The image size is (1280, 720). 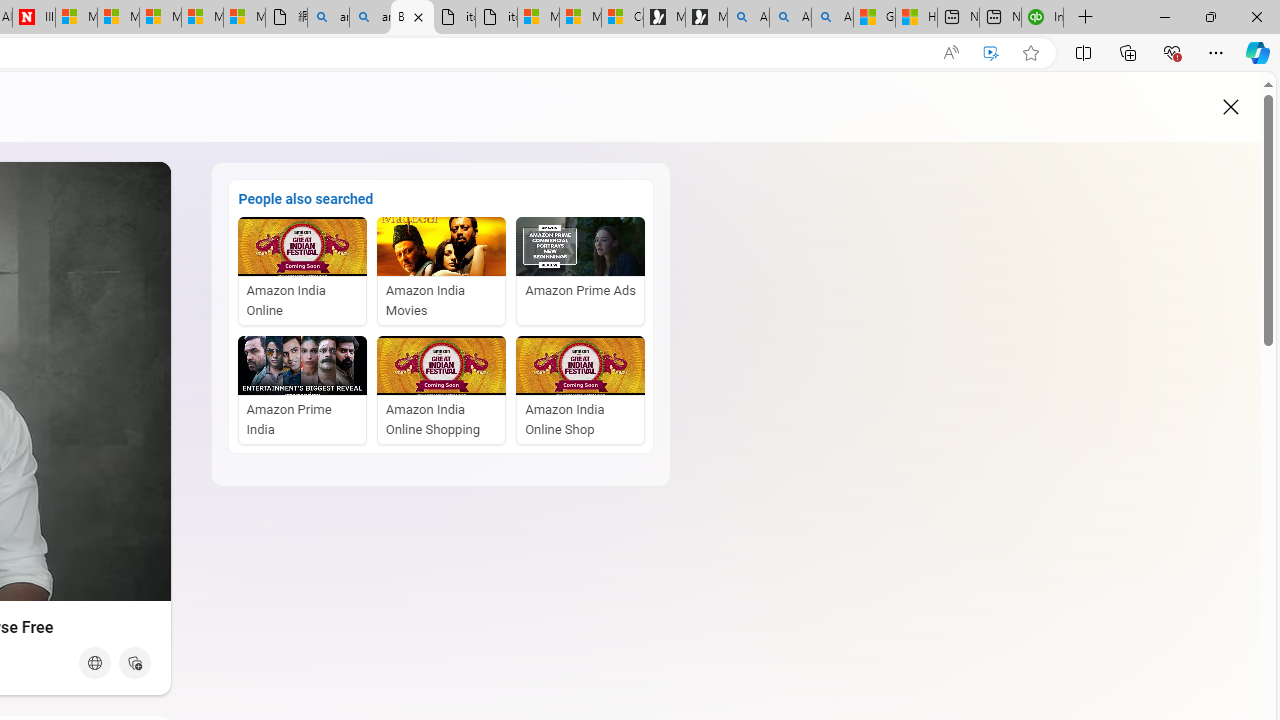 I want to click on 'Amazon Prime Ads', so click(x=579, y=271).